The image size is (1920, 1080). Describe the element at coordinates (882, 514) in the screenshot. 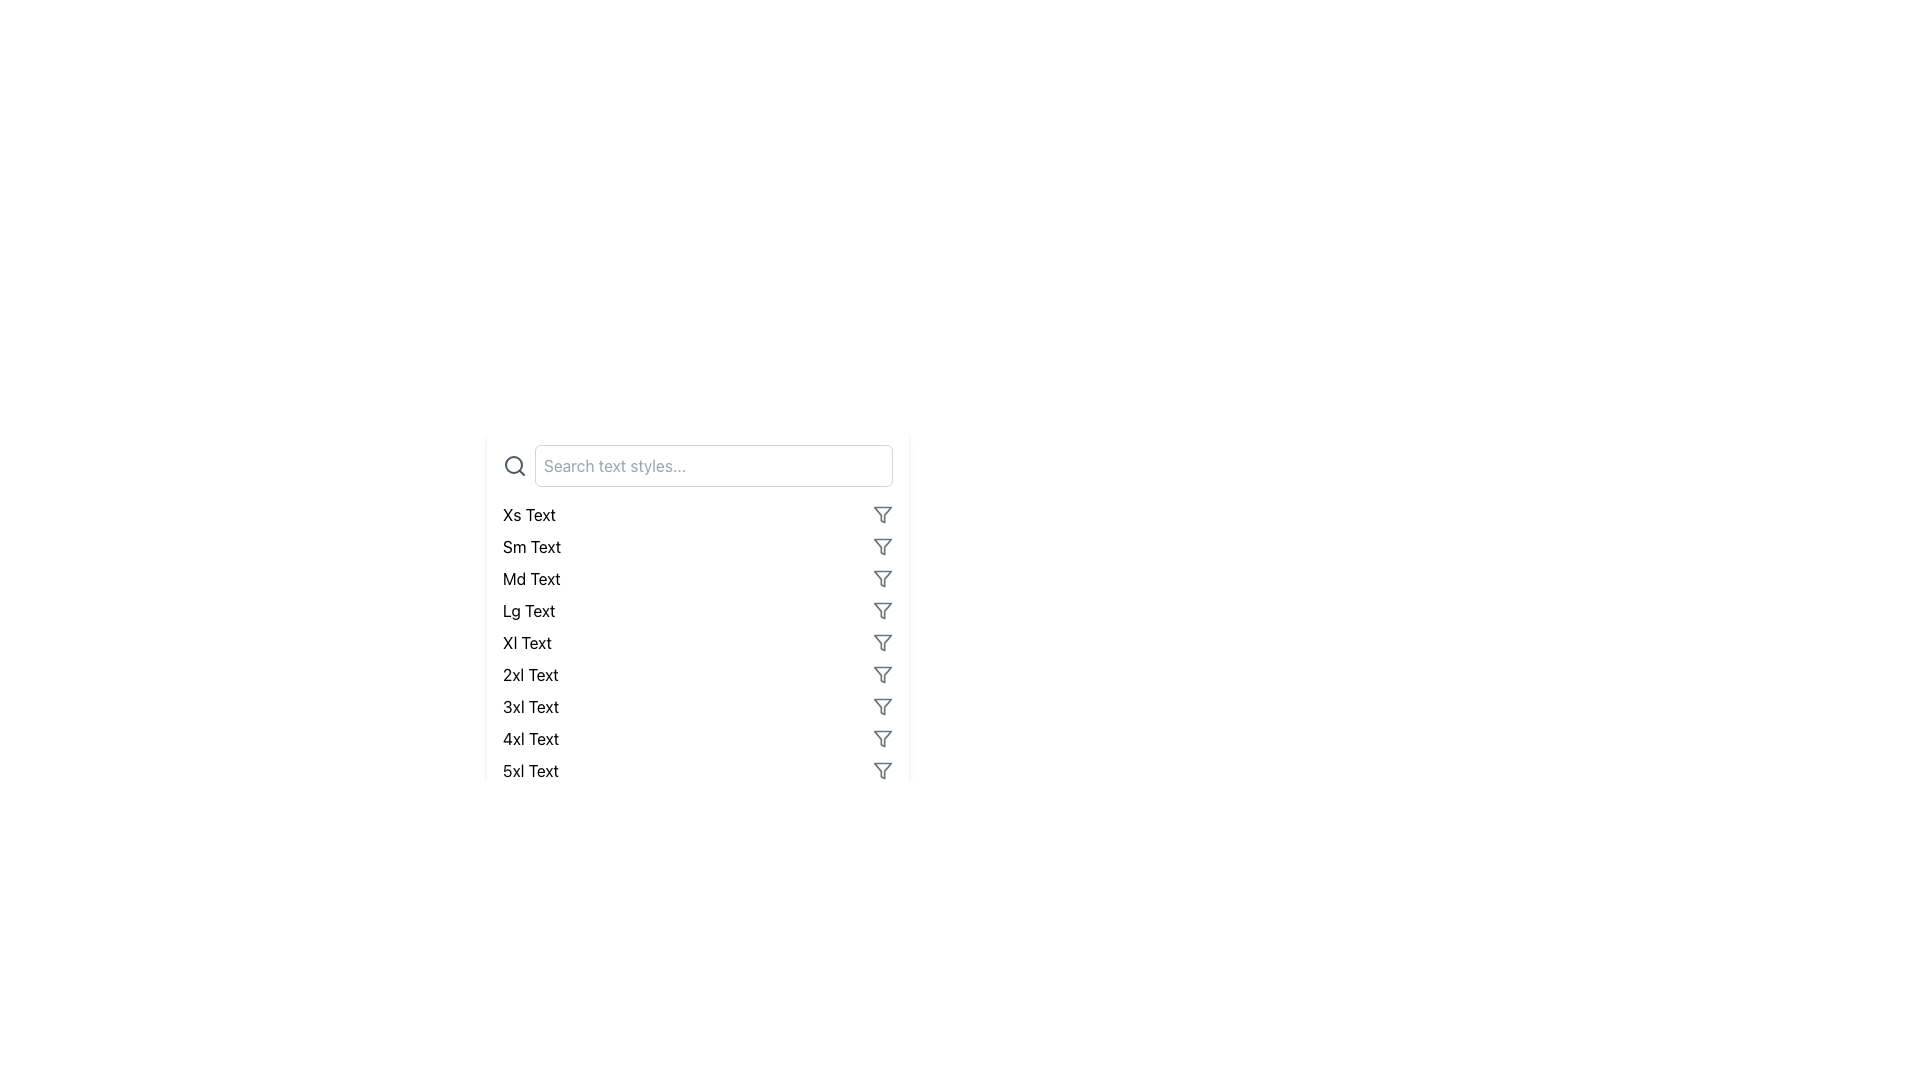

I see `the small gray triangular icon located on the right side of the row labeled 'Xs Text' within the filter control component` at that location.